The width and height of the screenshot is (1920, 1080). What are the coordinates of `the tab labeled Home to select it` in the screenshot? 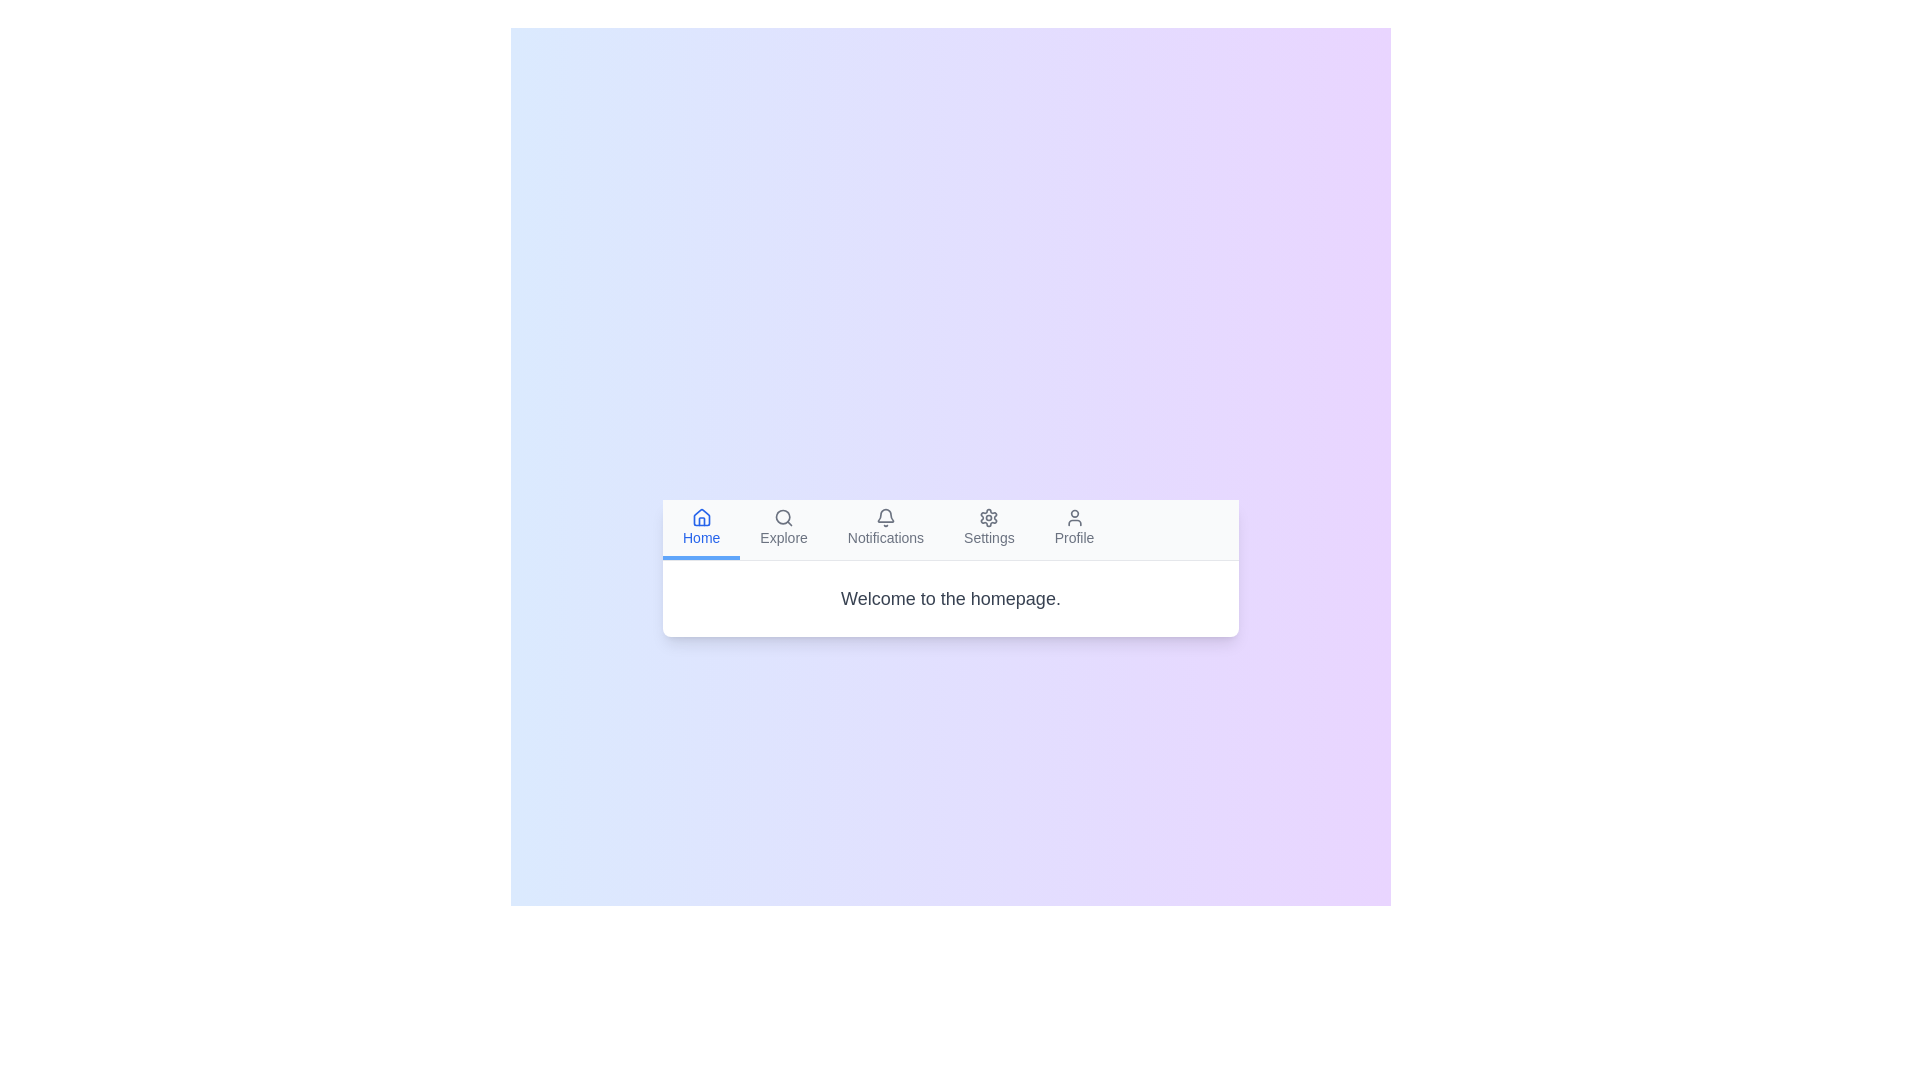 It's located at (701, 528).